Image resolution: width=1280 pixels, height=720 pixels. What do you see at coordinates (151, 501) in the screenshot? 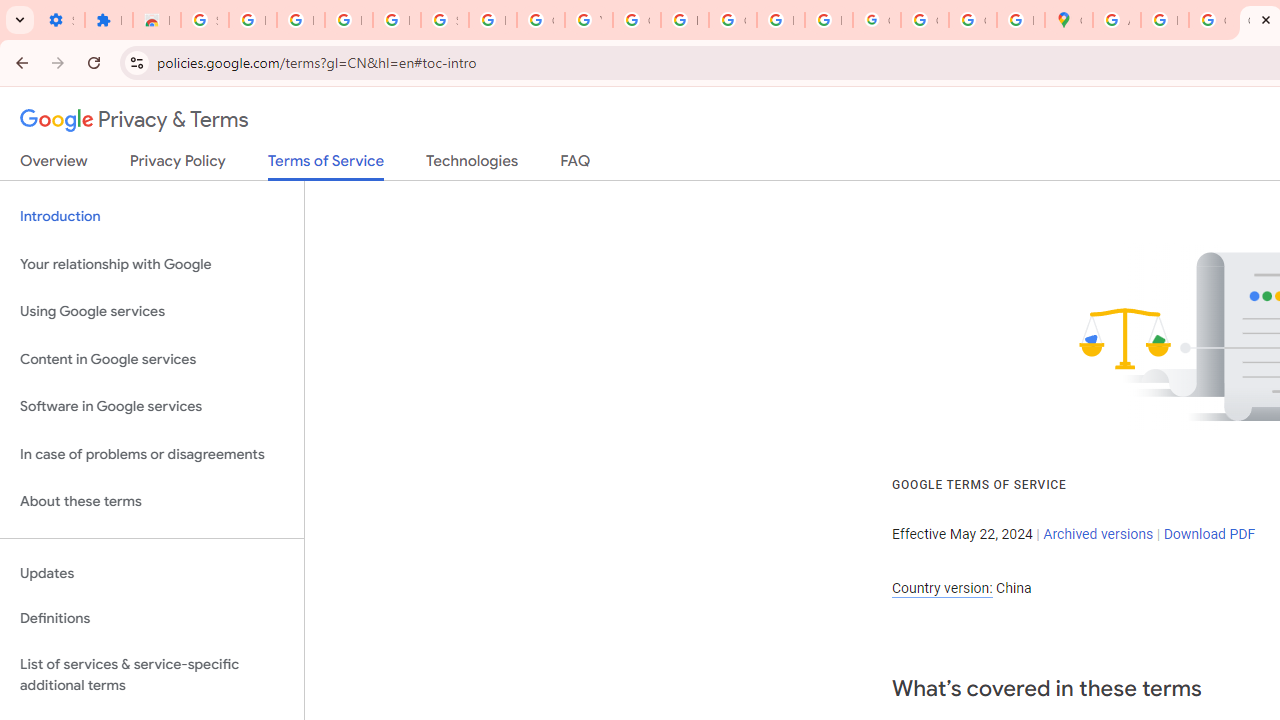
I see `'About these terms'` at bounding box center [151, 501].